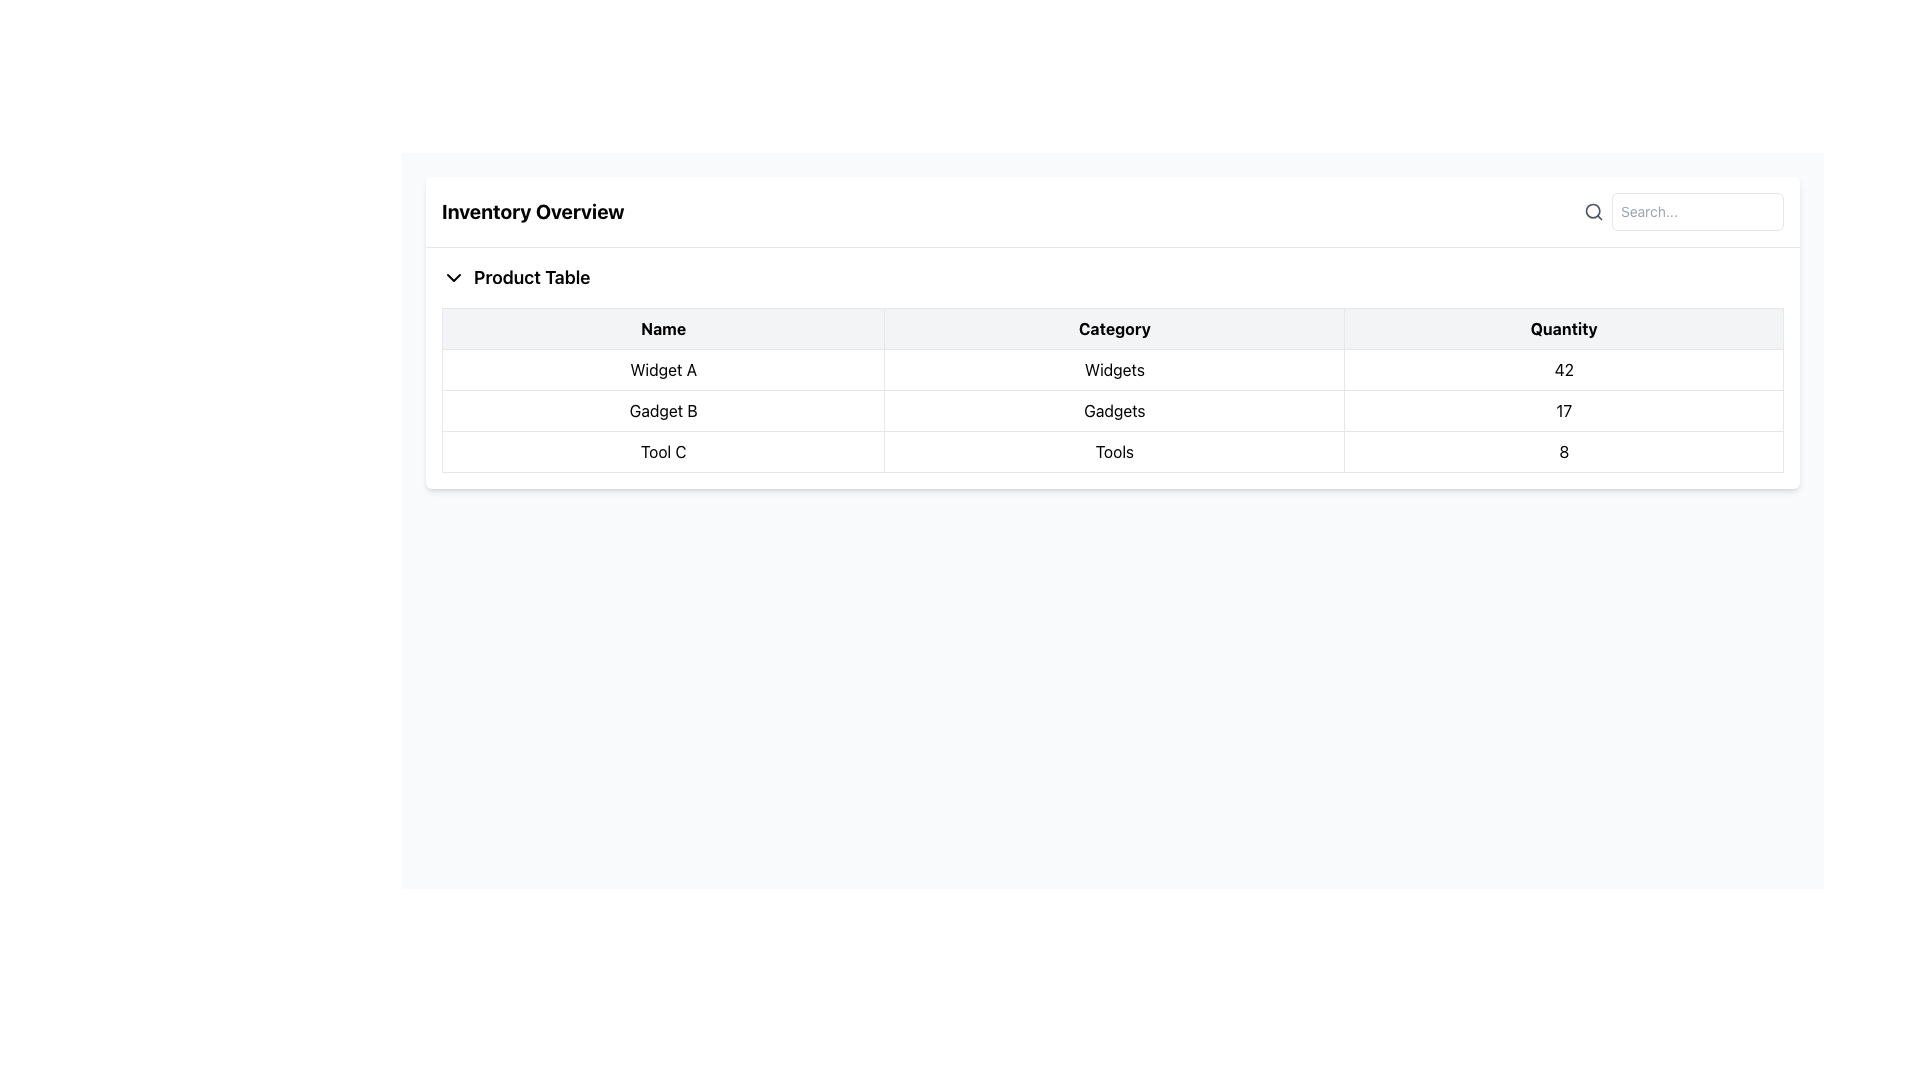 Image resolution: width=1920 pixels, height=1080 pixels. Describe the element at coordinates (1112, 410) in the screenshot. I see `the second row in the 'Product Table' that displays information about a product, located between 'Widget A' and 'Tool C'` at that location.